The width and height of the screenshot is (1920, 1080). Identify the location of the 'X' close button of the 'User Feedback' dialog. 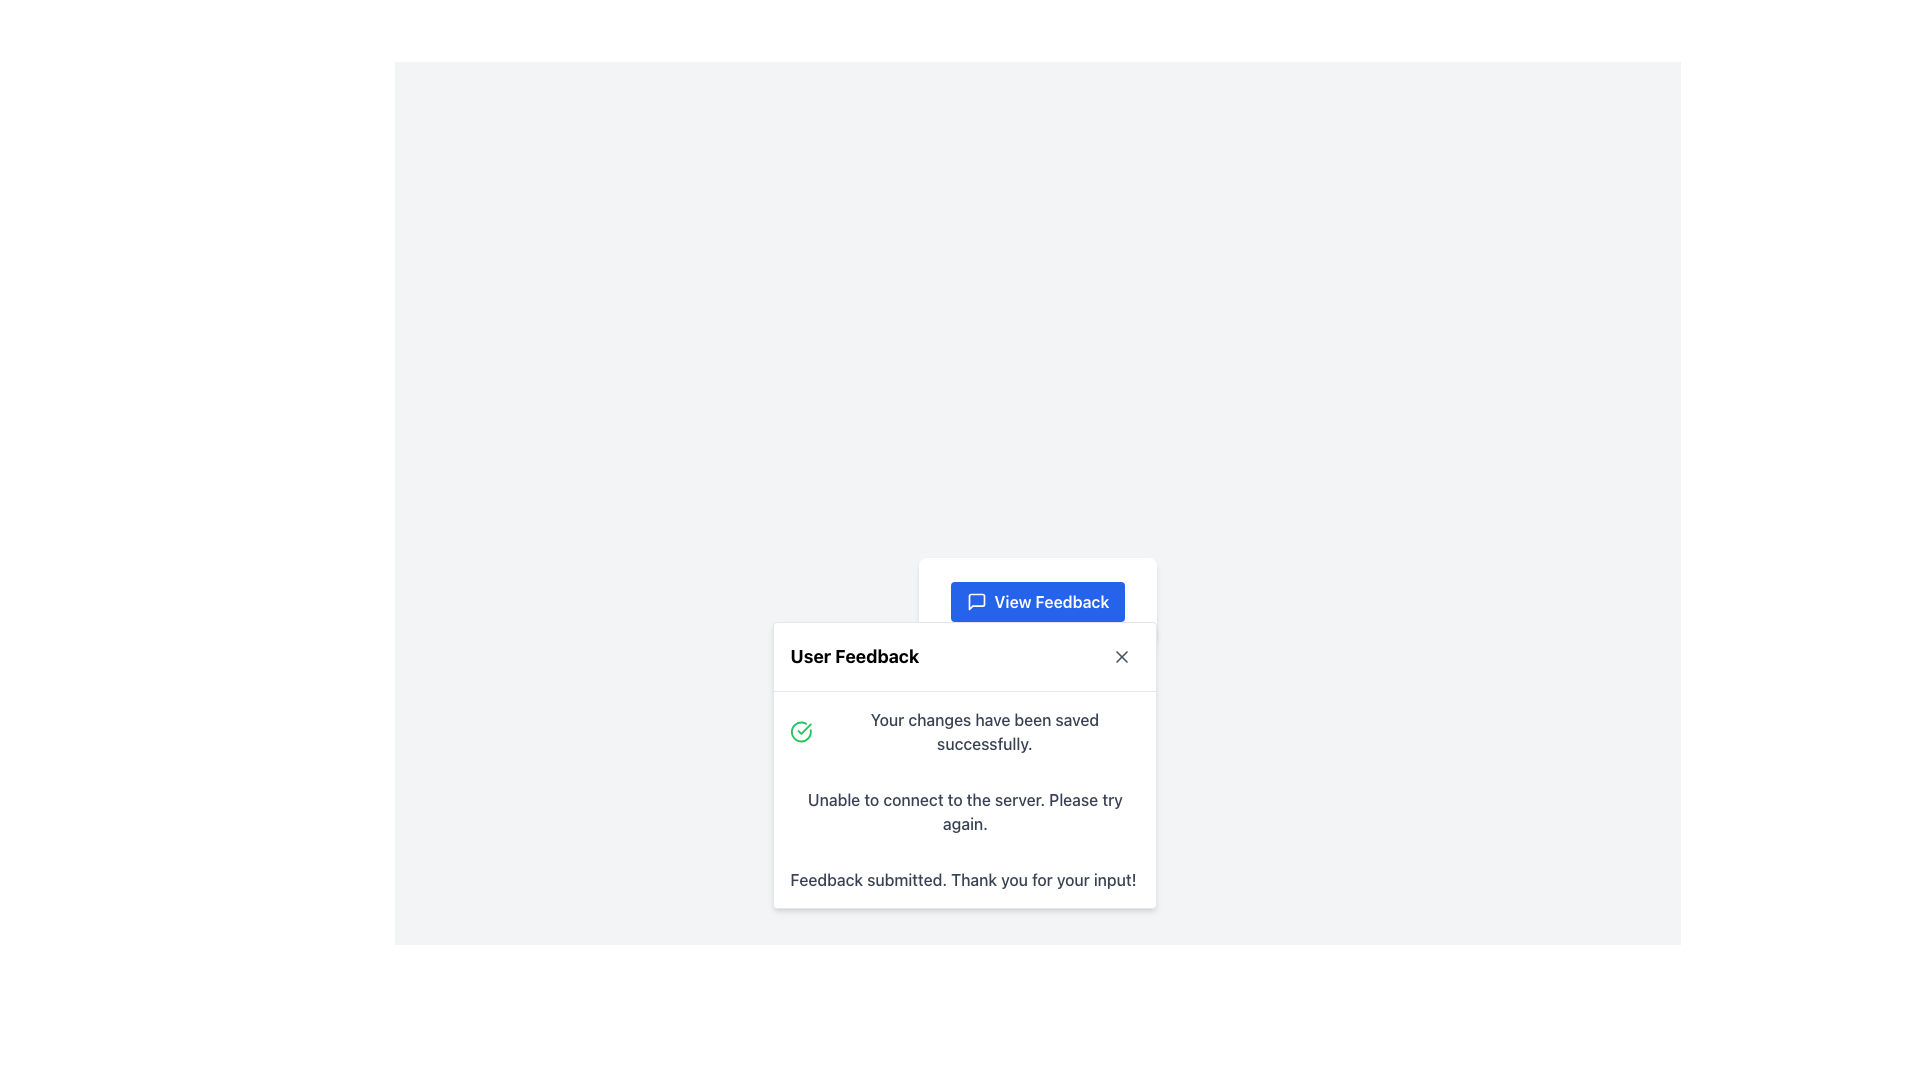
(1122, 656).